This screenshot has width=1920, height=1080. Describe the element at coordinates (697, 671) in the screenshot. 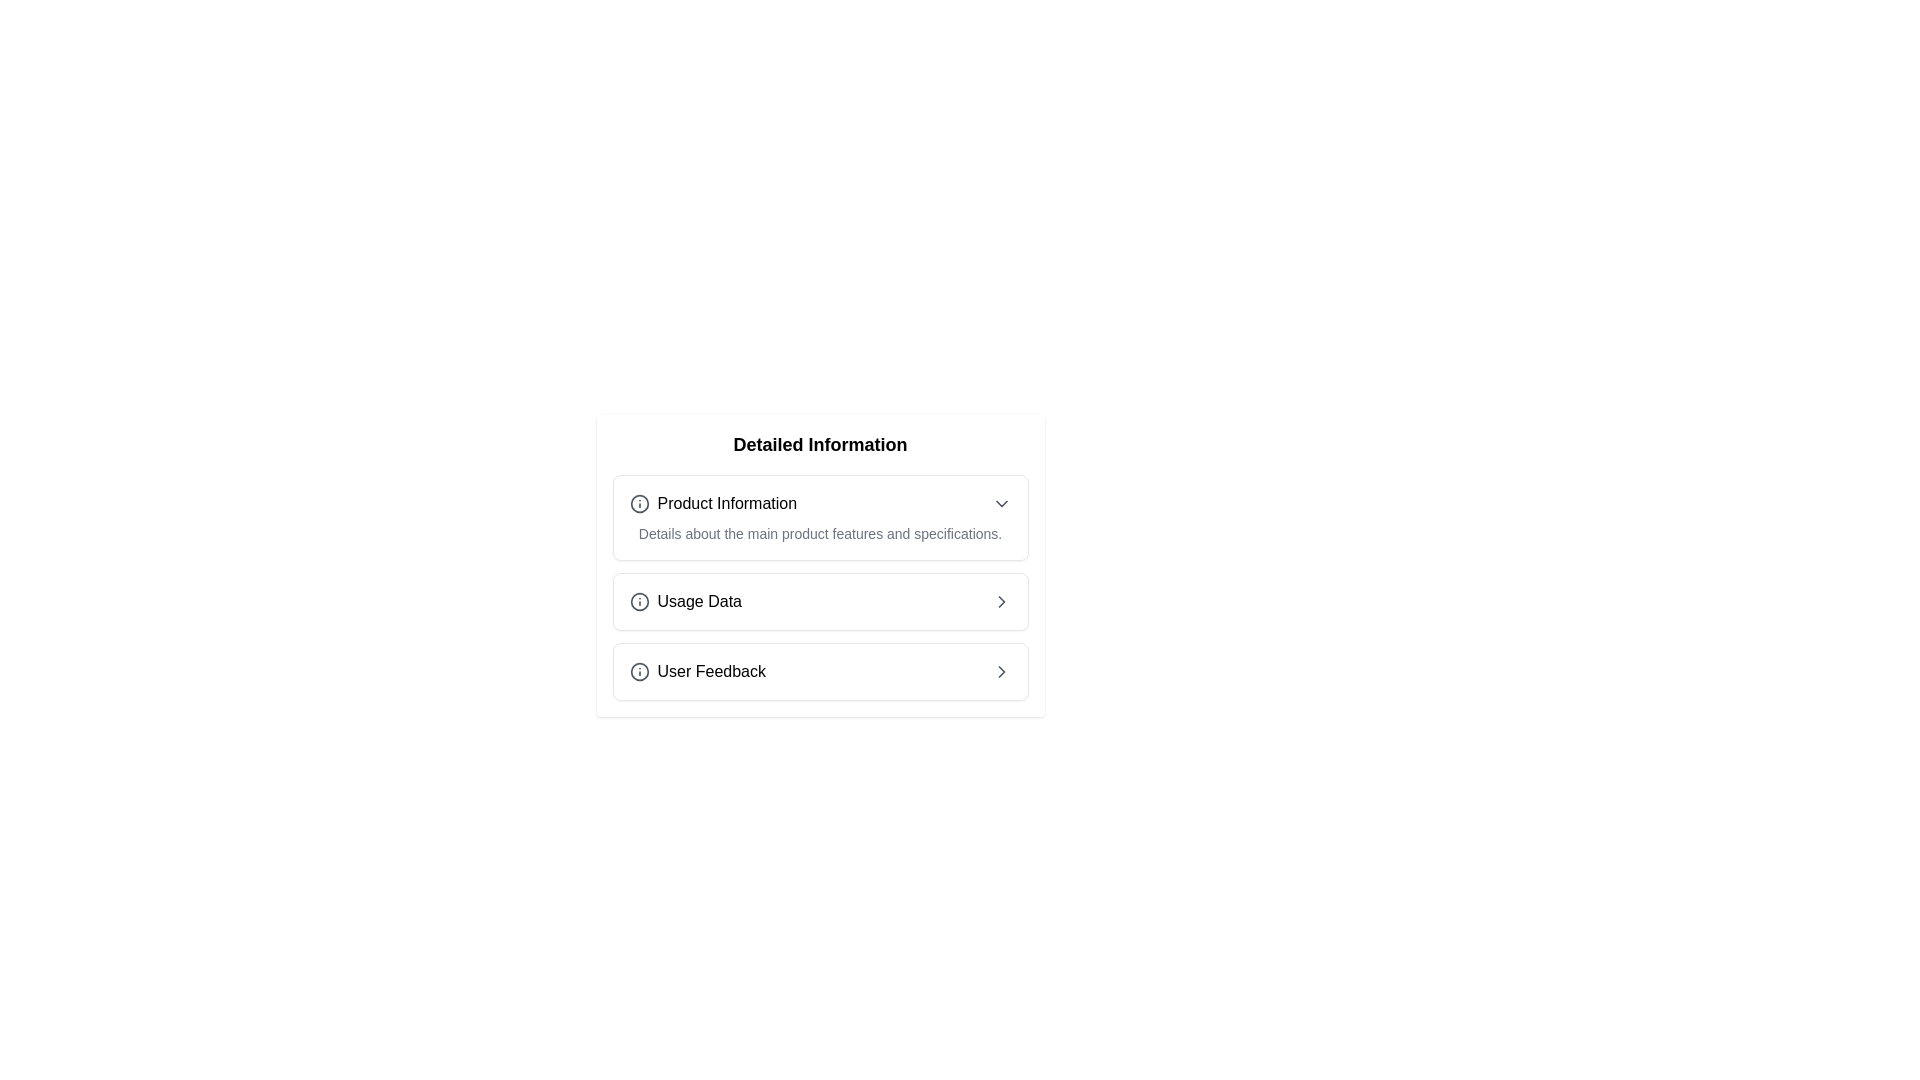

I see `the 'User Feedback' labeled button` at that location.